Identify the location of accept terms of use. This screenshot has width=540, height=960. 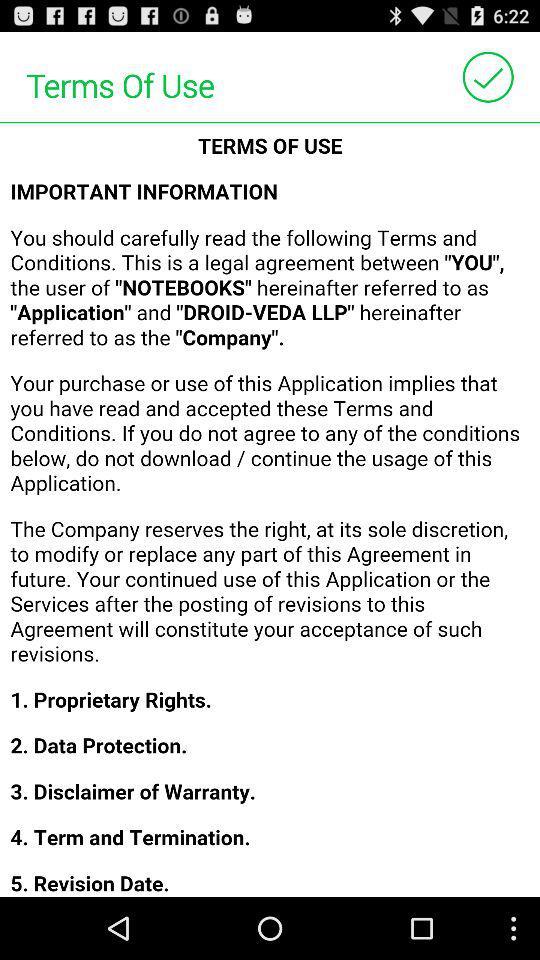
(487, 77).